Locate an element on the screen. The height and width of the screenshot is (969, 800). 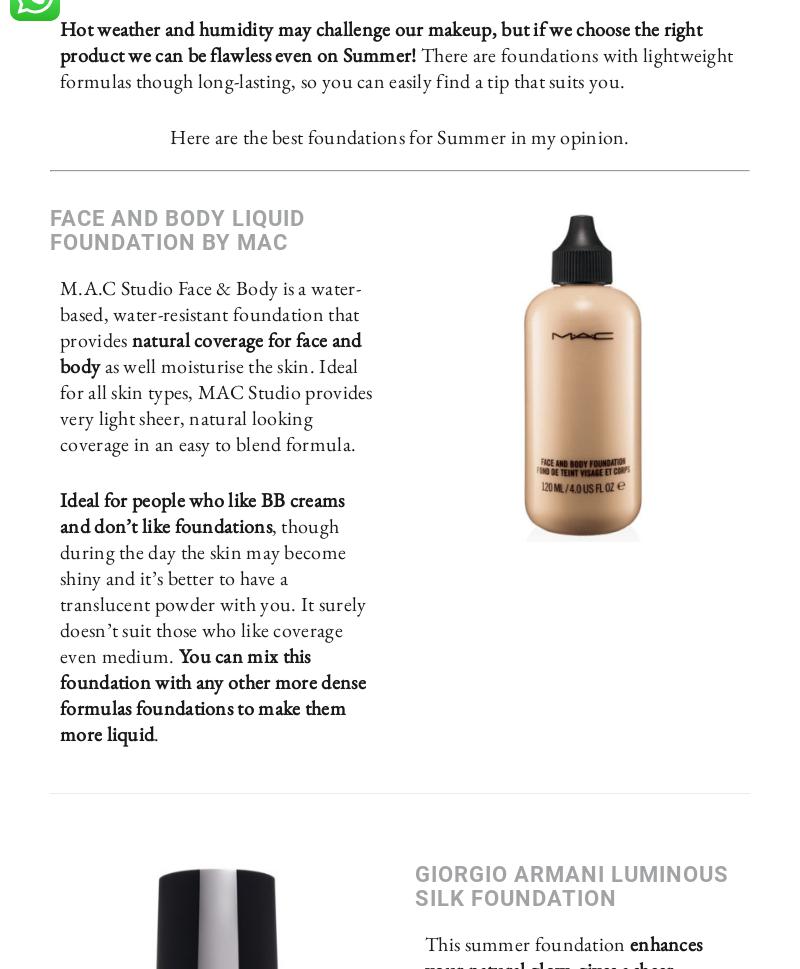
'Here are the best foundations for Summer in my opinion.' is located at coordinates (398, 136).